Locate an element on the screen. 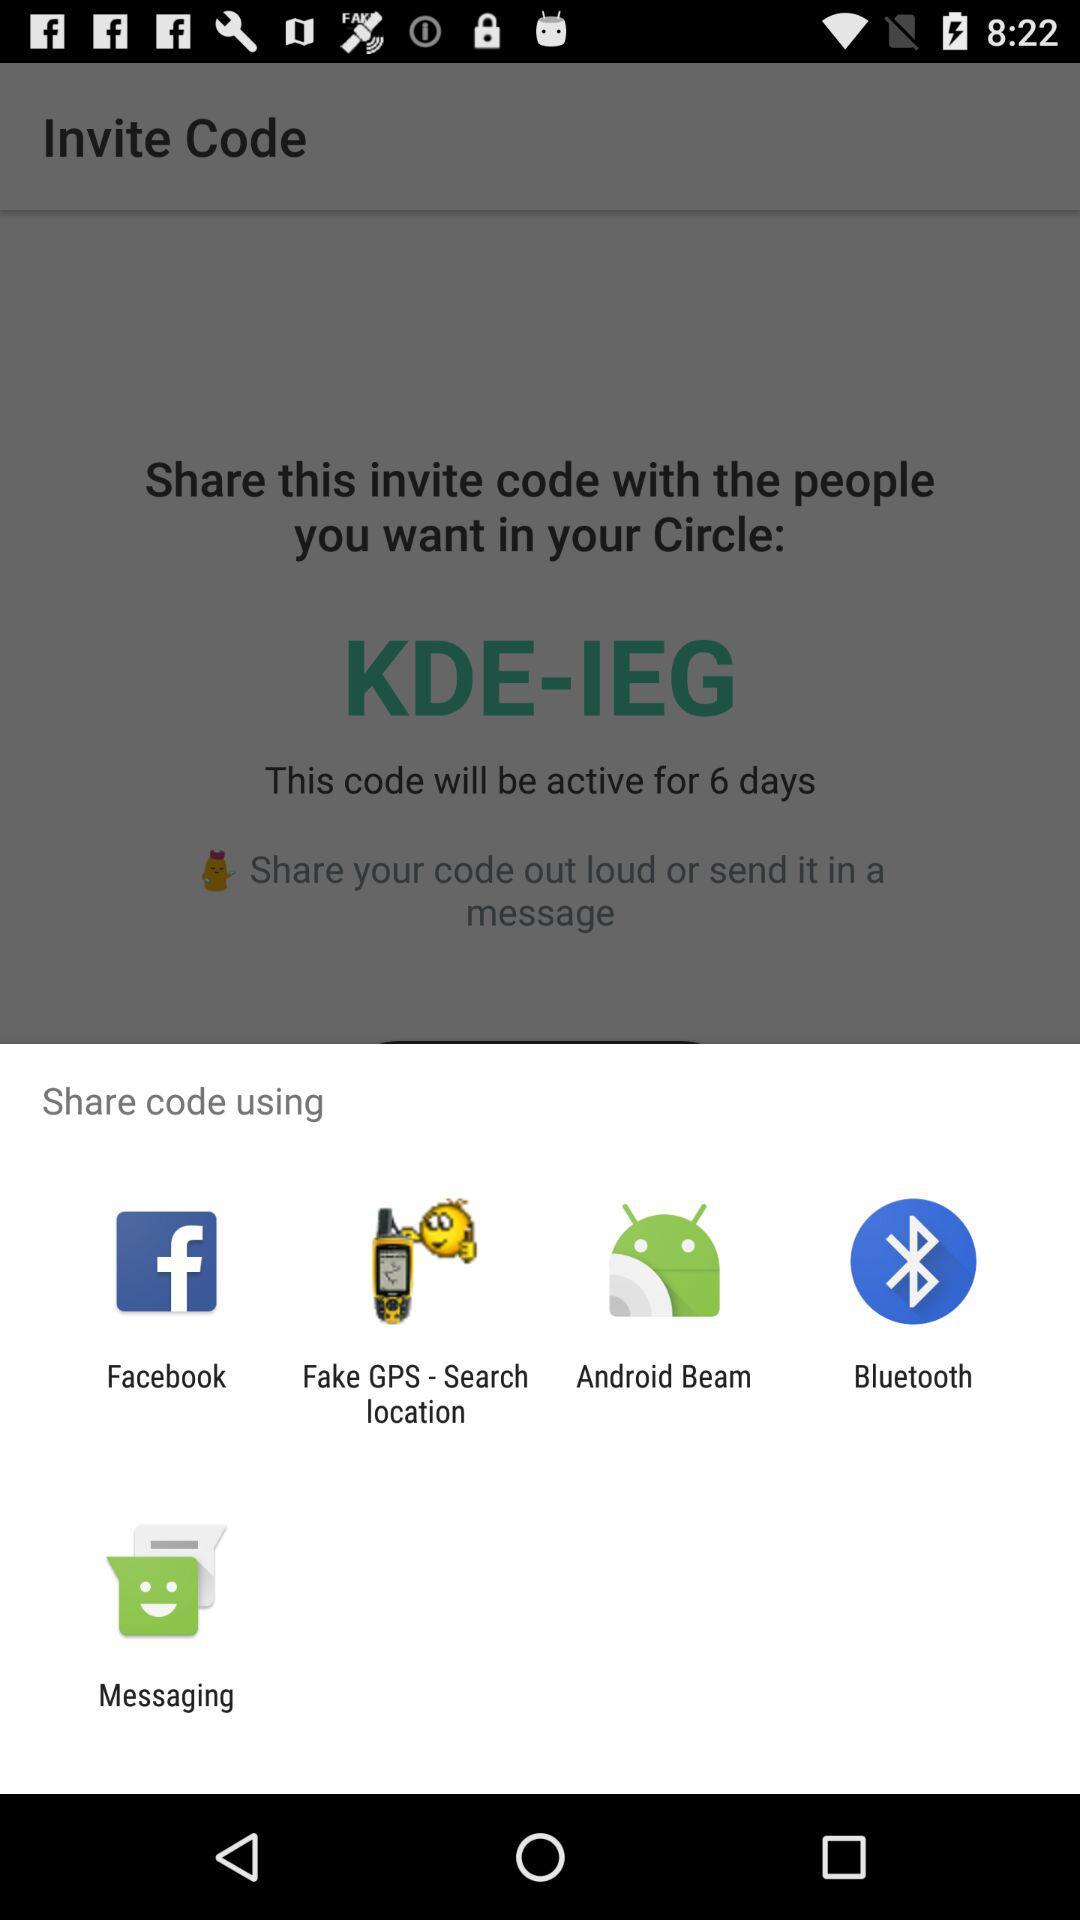 The width and height of the screenshot is (1080, 1920). the android beam app is located at coordinates (664, 1392).